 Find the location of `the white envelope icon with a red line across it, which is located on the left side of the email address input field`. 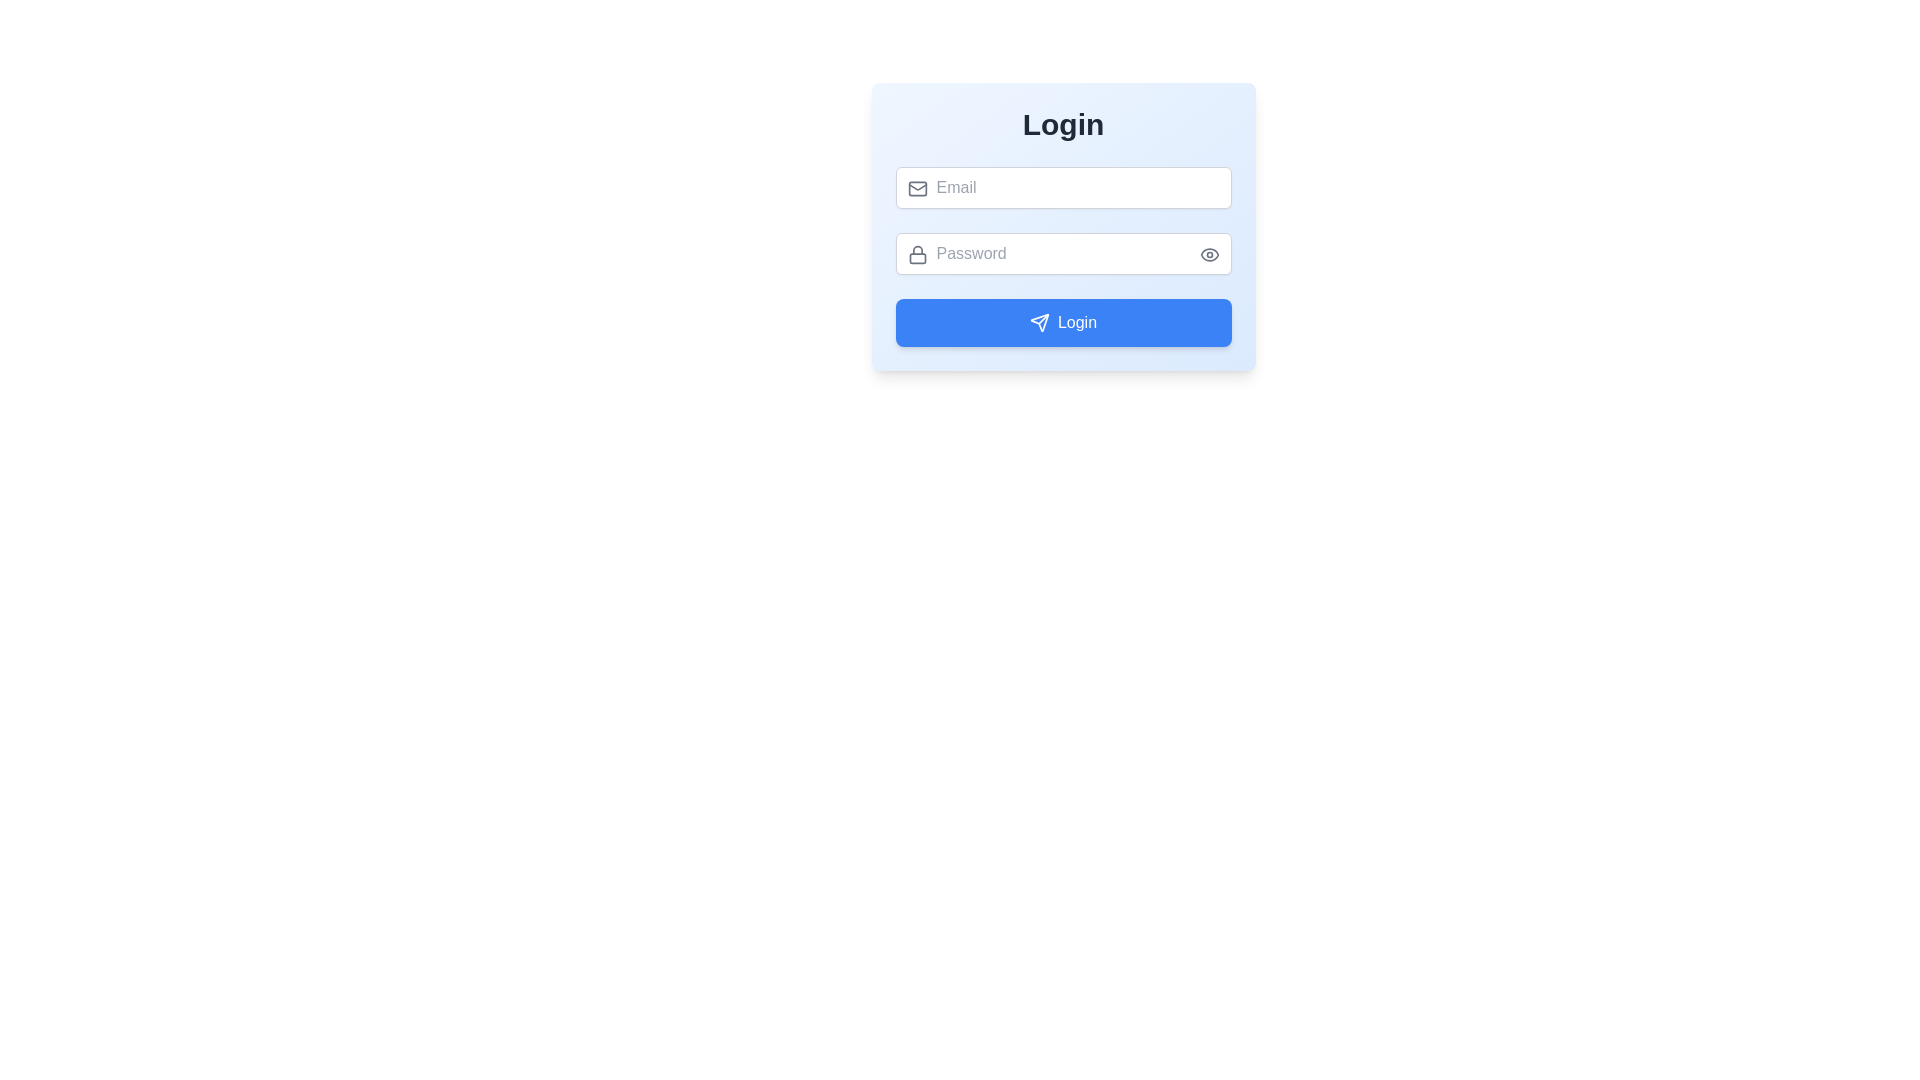

the white envelope icon with a red line across it, which is located on the left side of the email address input field is located at coordinates (916, 187).